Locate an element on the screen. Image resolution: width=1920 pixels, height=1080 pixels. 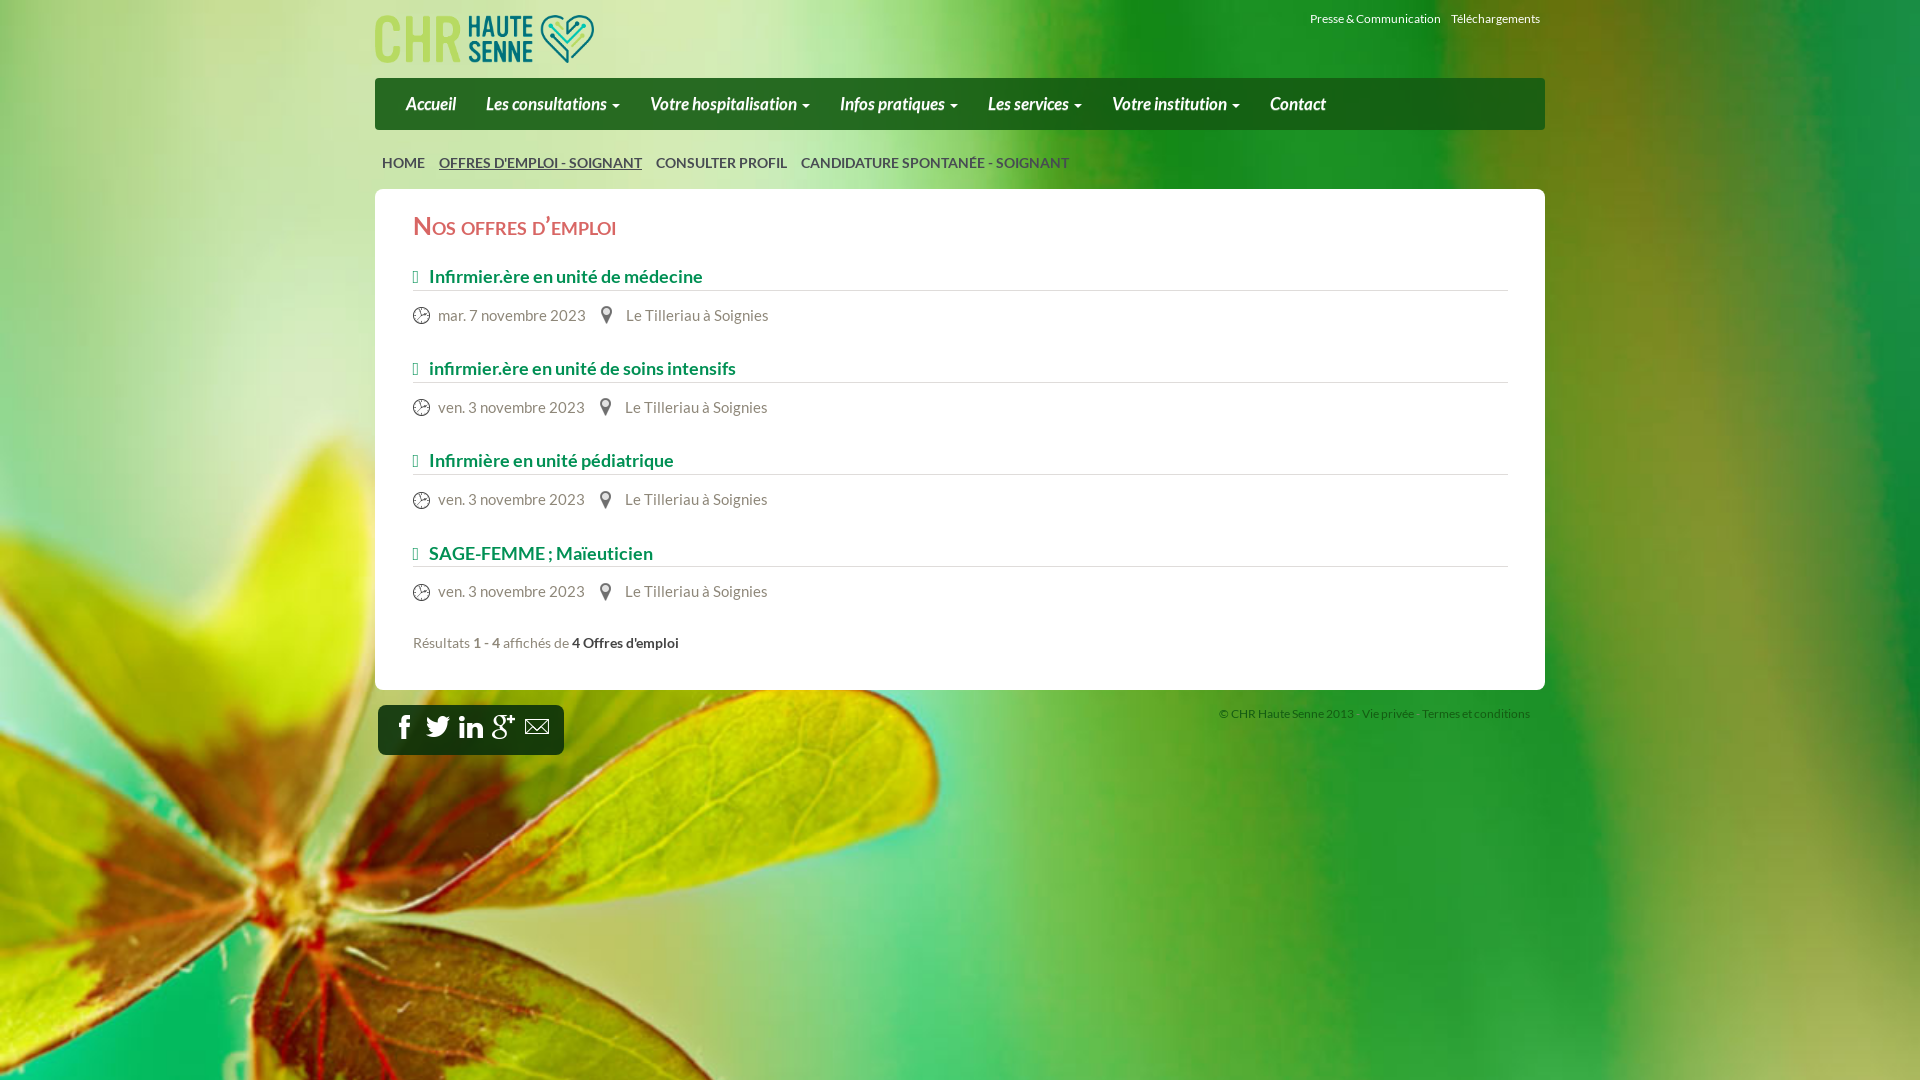
'Contact' is located at coordinates (1297, 104).